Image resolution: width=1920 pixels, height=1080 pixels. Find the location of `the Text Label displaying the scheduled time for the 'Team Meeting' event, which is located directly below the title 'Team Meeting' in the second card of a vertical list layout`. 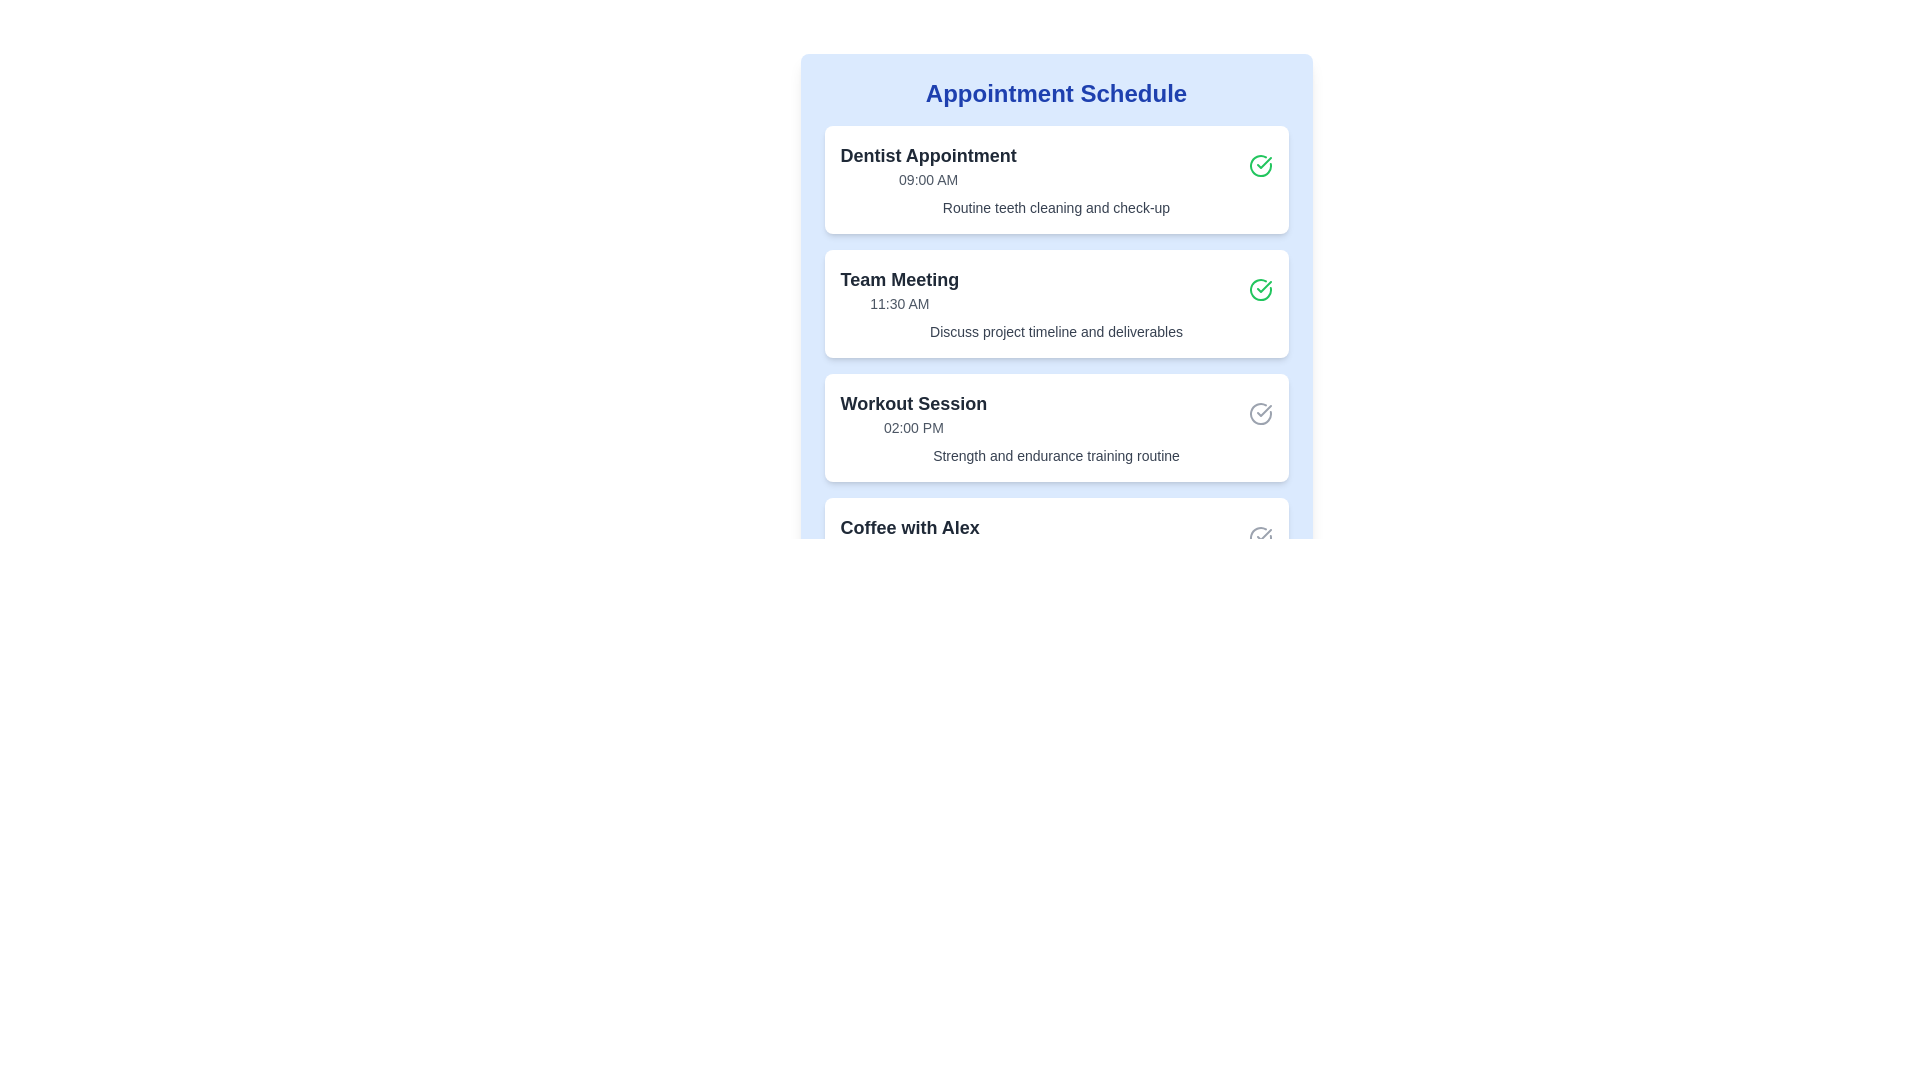

the Text Label displaying the scheduled time for the 'Team Meeting' event, which is located directly below the title 'Team Meeting' in the second card of a vertical list layout is located at coordinates (898, 304).